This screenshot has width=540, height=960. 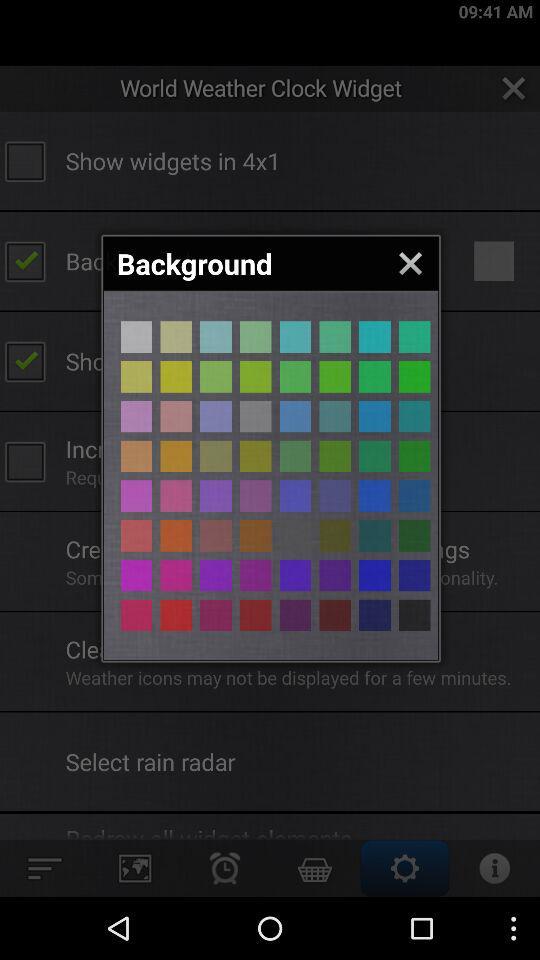 What do you see at coordinates (215, 495) in the screenshot?
I see `colour selection` at bounding box center [215, 495].